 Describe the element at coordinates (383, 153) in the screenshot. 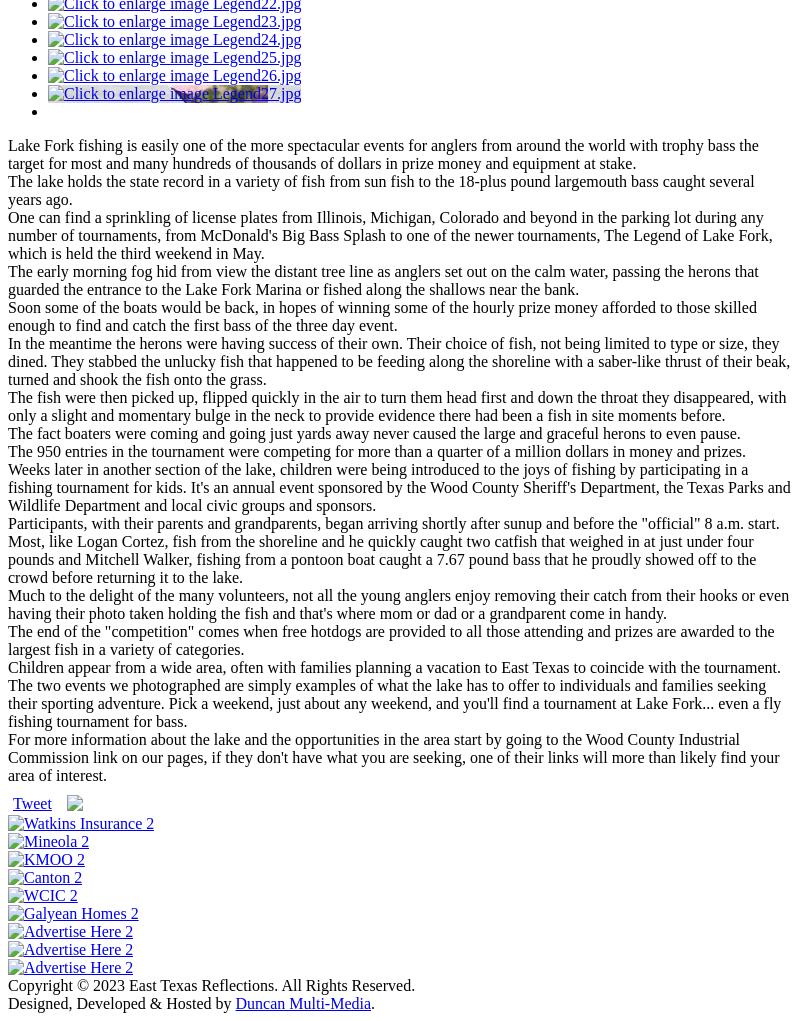

I see `'Lake Fork fishing is easily one of the more spectacular events for anglers from around the world with trophy bass the target for most and many hundreds of thousands of dollars in prize money and equipment at stake.'` at that location.